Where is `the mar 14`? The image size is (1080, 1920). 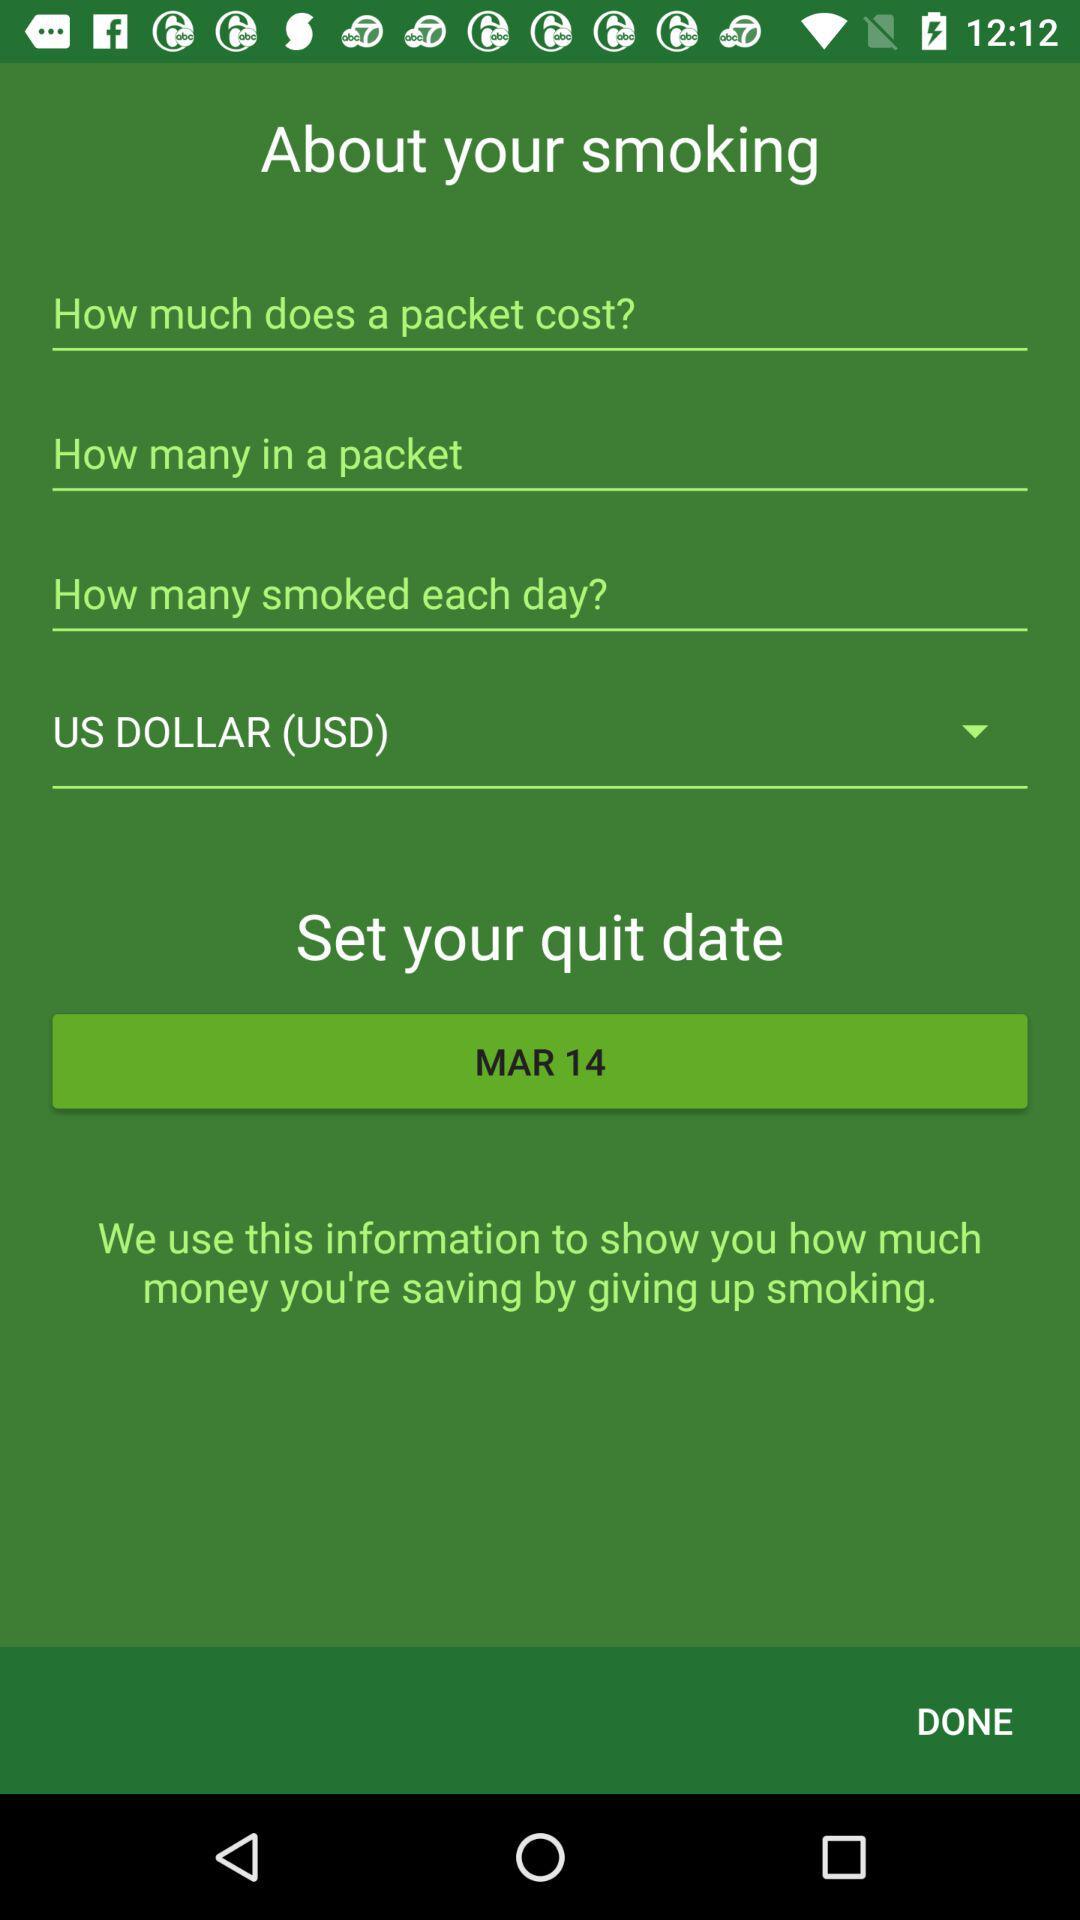 the mar 14 is located at coordinates (540, 1060).